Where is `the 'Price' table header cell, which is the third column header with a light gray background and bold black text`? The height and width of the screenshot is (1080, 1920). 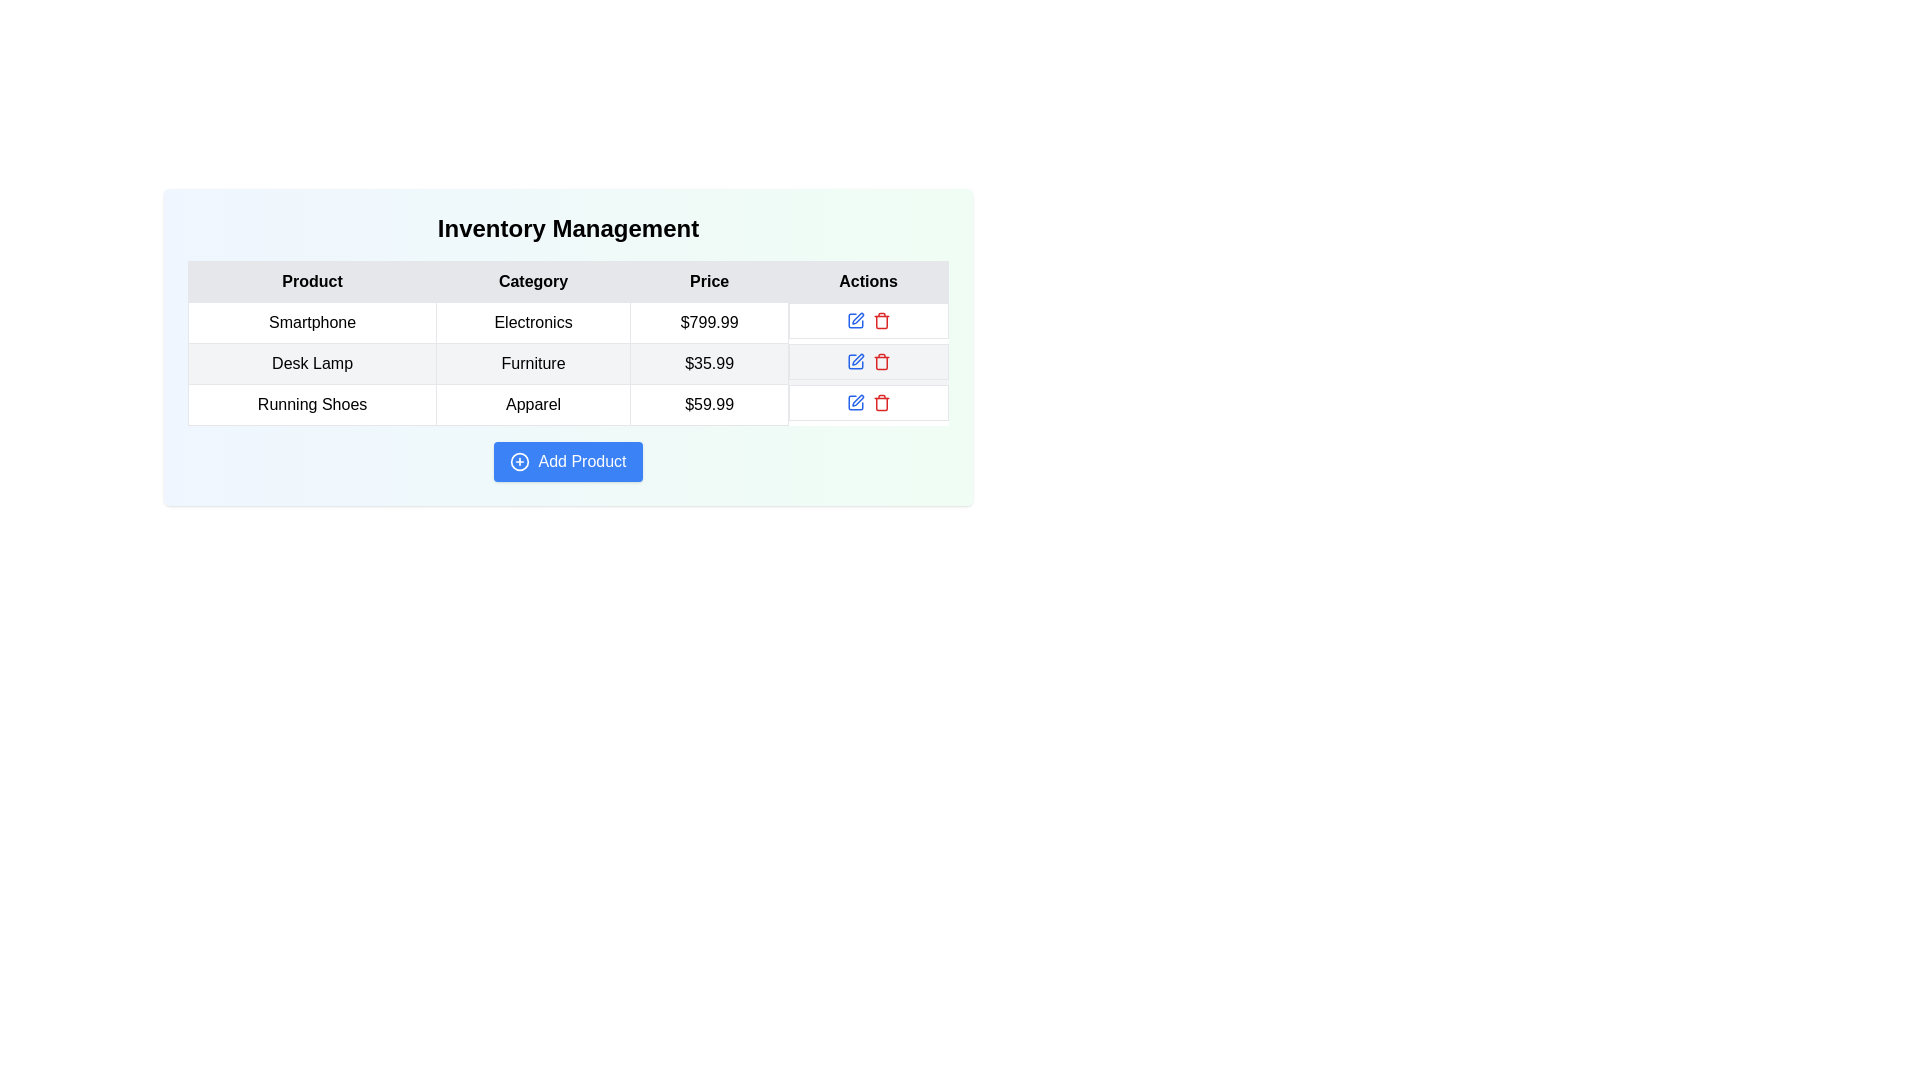
the 'Price' table header cell, which is the third column header with a light gray background and bold black text is located at coordinates (709, 281).